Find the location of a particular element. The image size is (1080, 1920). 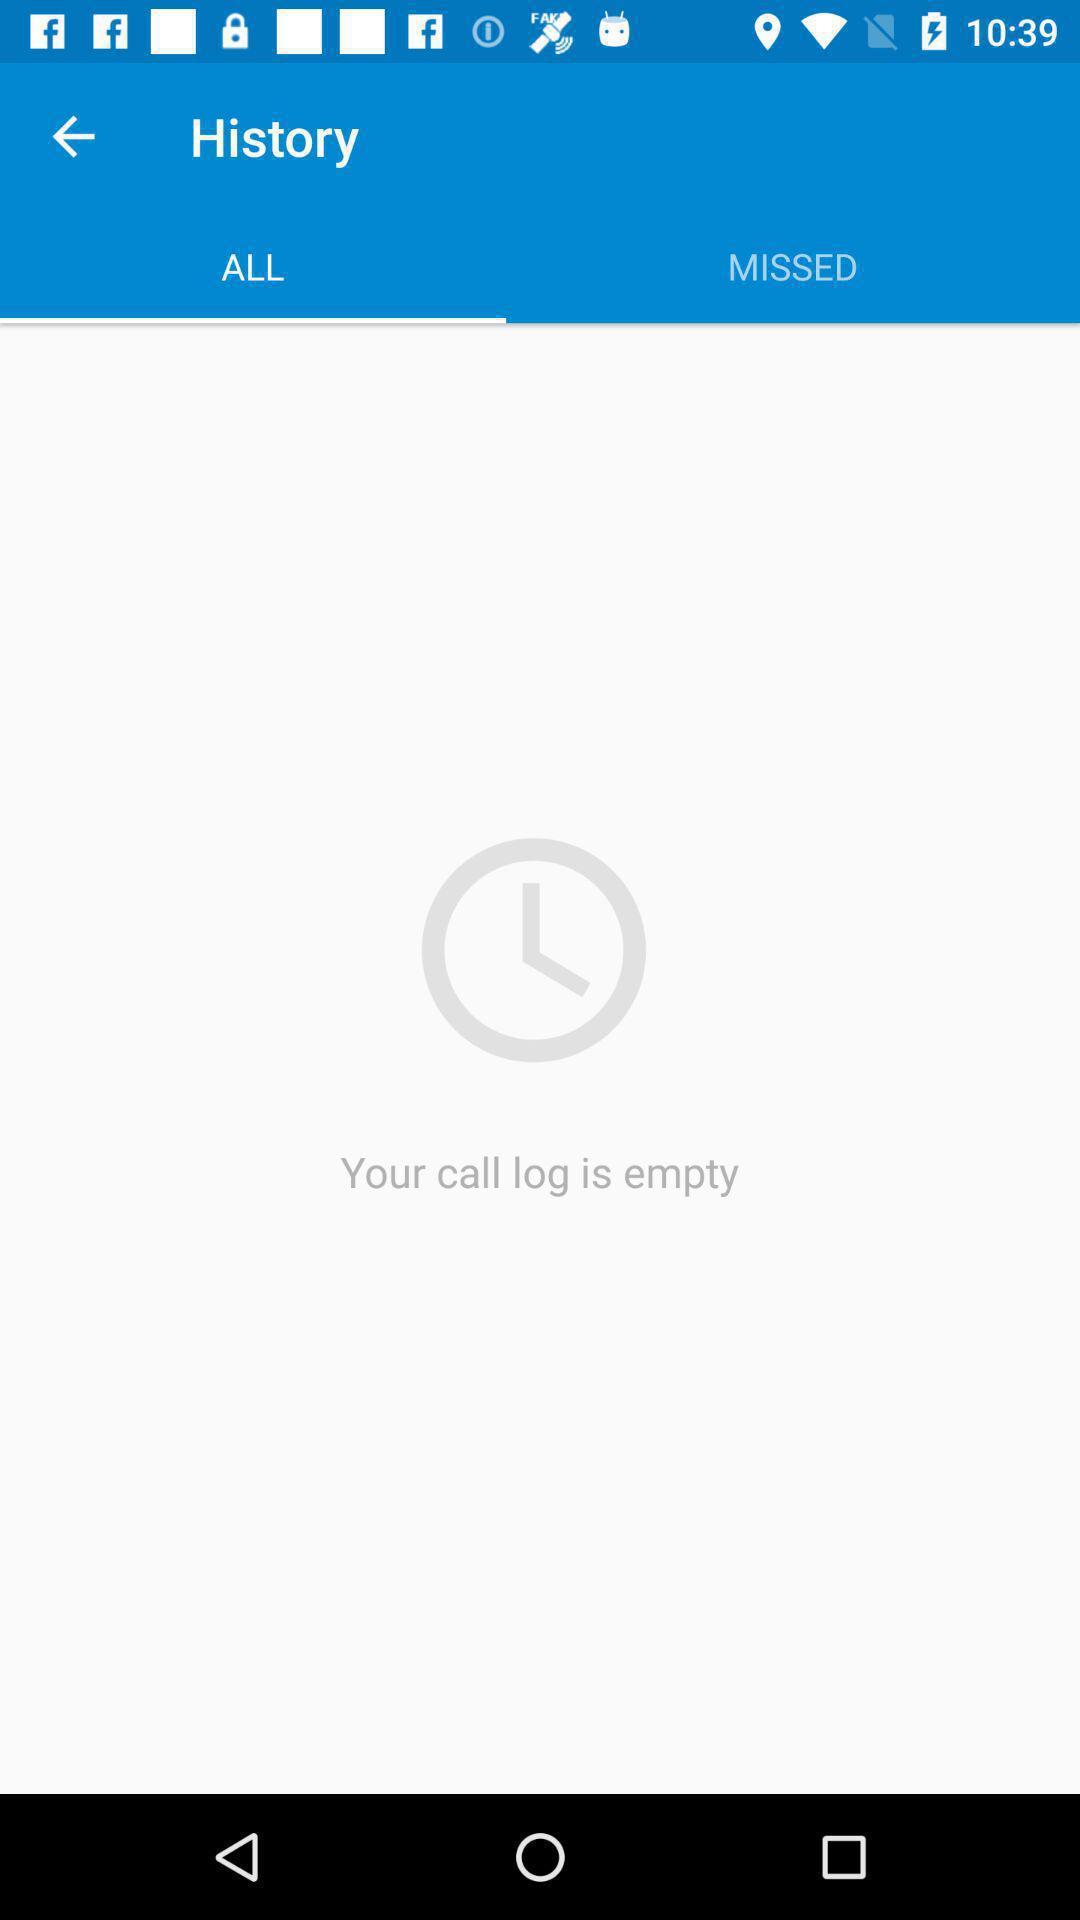

the app next to missed icon is located at coordinates (252, 265).